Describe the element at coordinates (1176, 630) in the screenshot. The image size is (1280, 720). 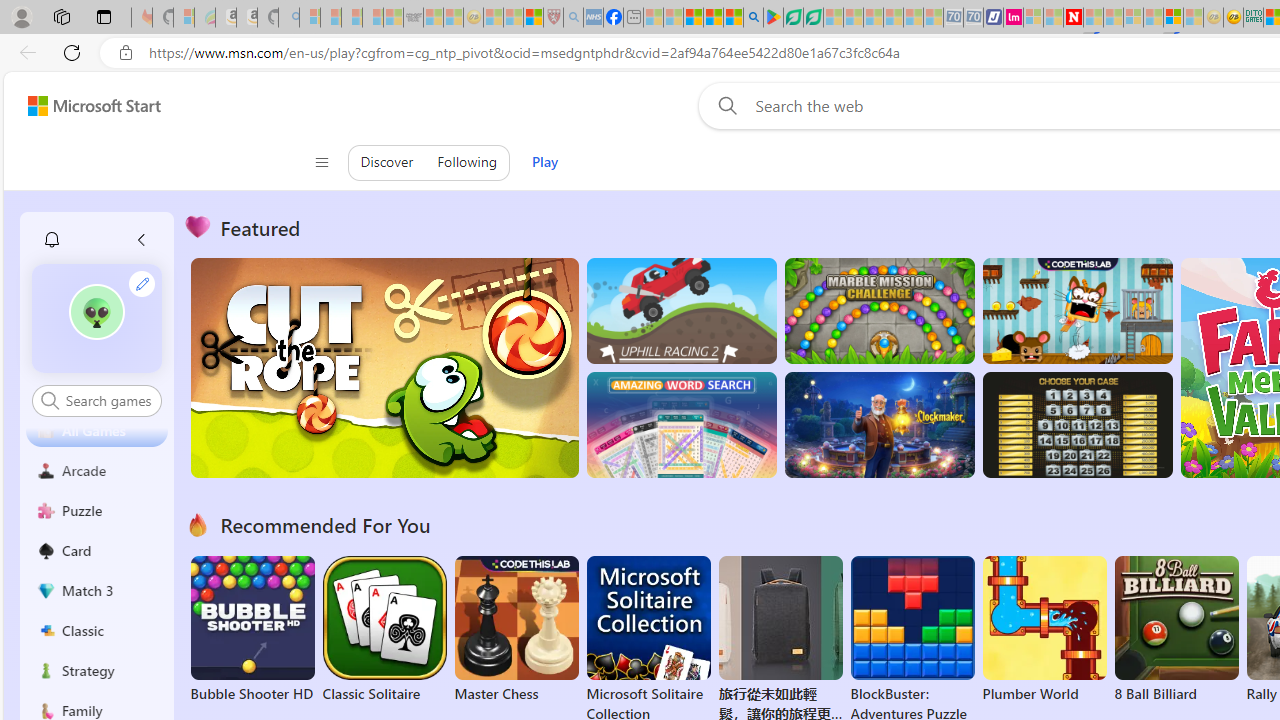
I see `'8 Ball Billiard'` at that location.